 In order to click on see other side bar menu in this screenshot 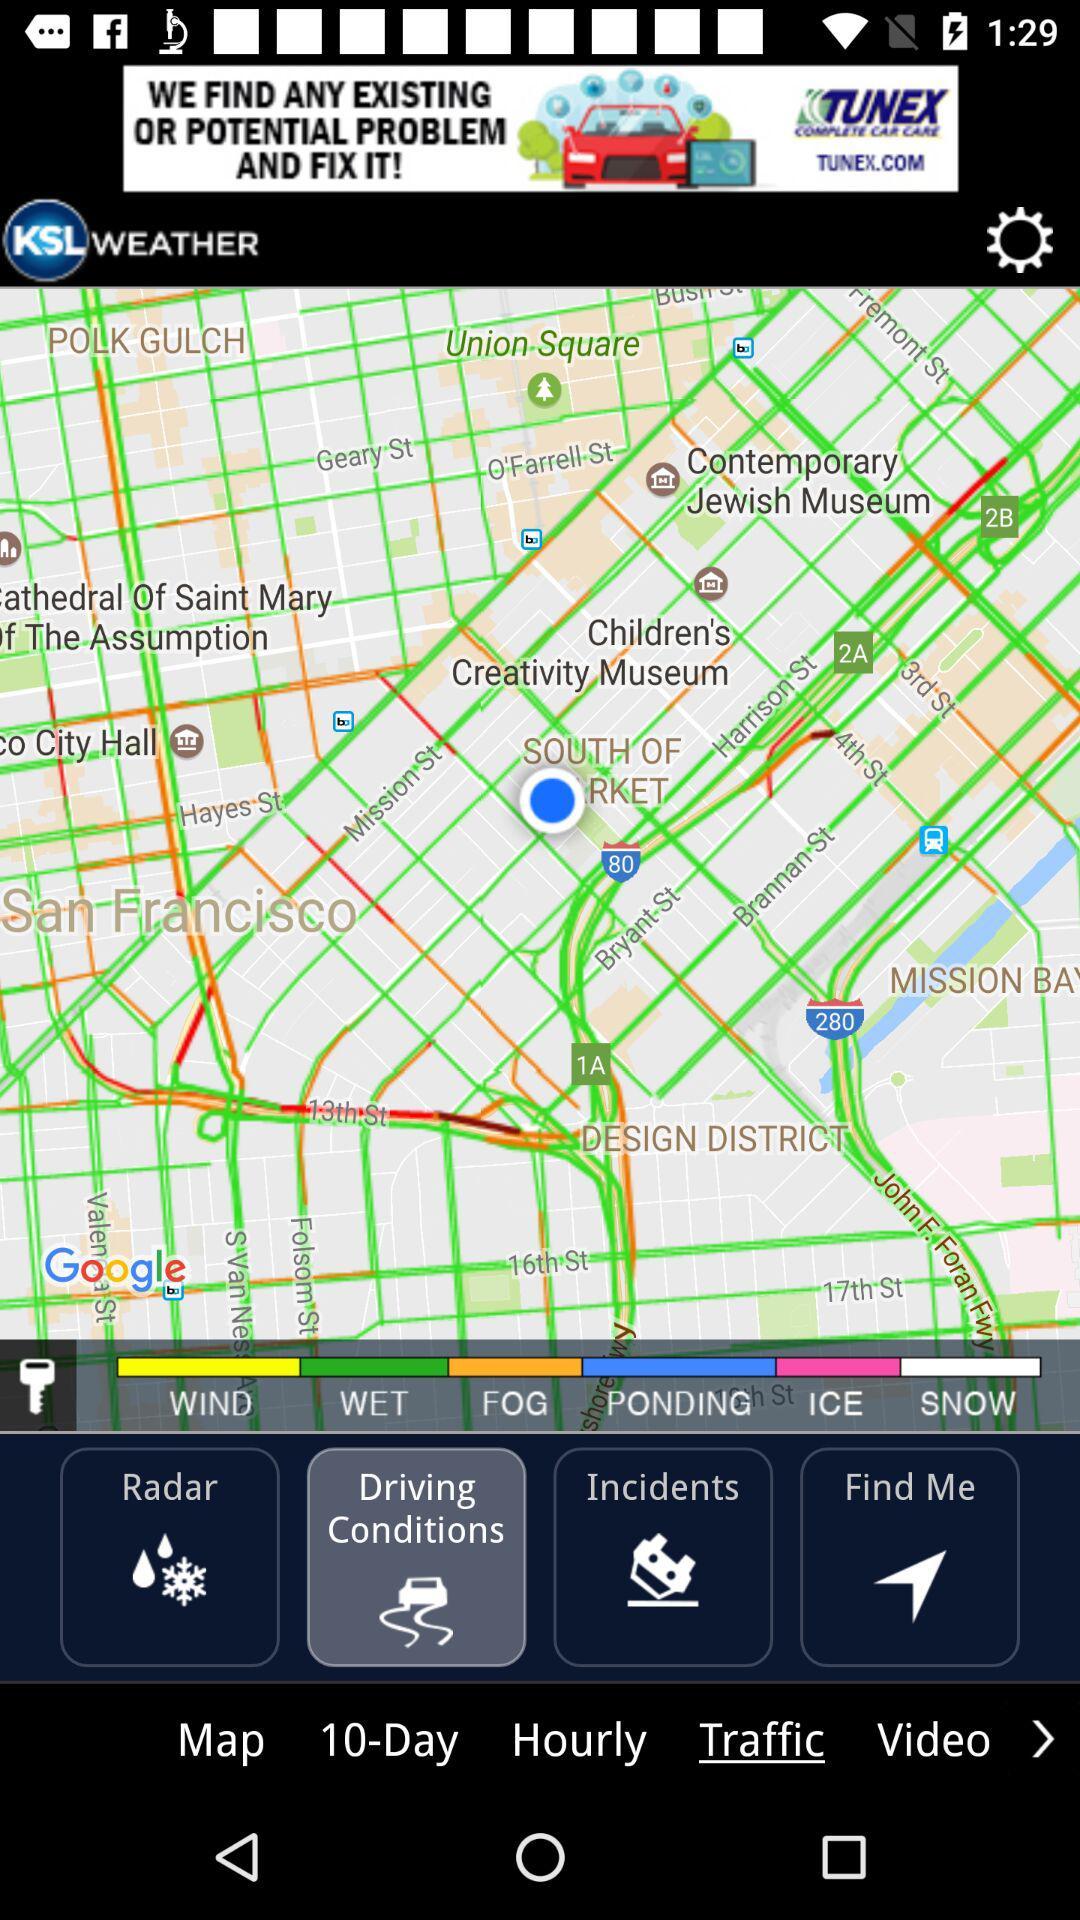, I will do `click(1042, 1737)`.